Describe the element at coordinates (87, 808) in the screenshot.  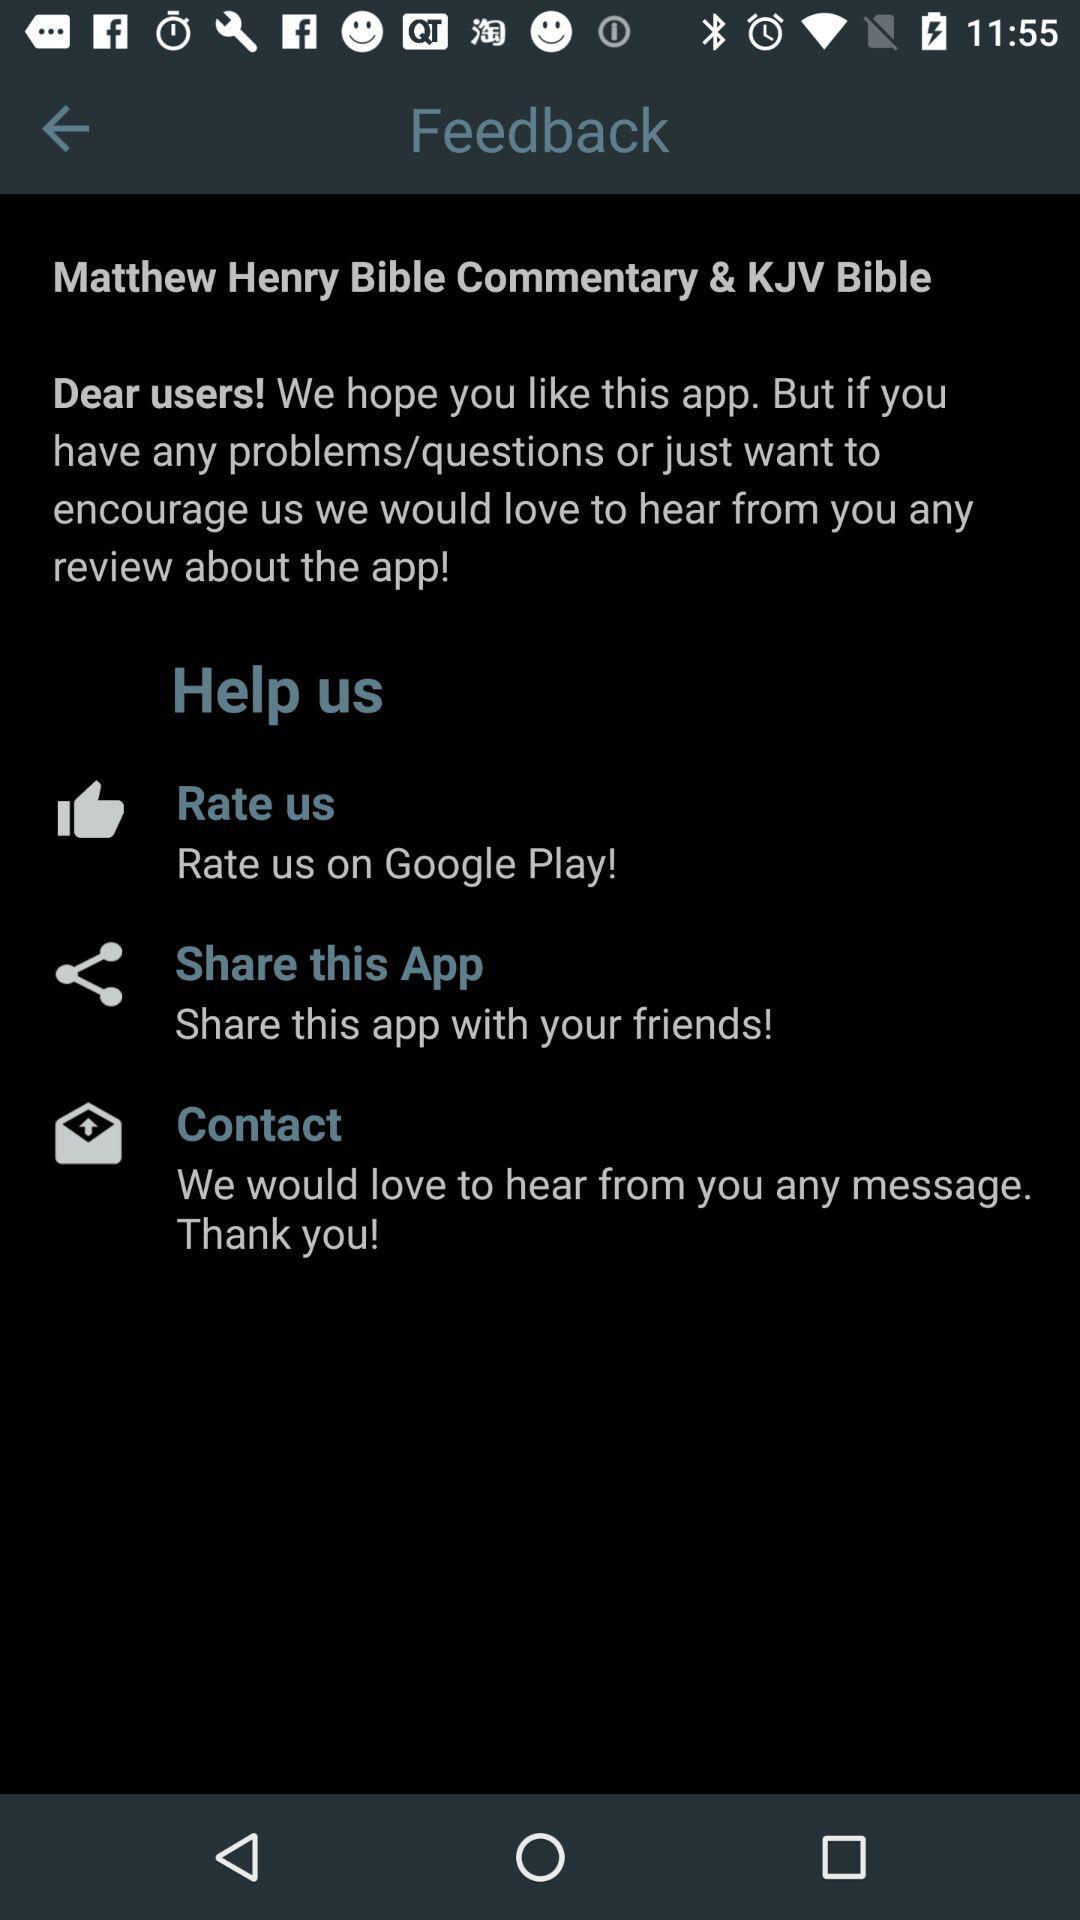
I see `the thumbs_up icon` at that location.